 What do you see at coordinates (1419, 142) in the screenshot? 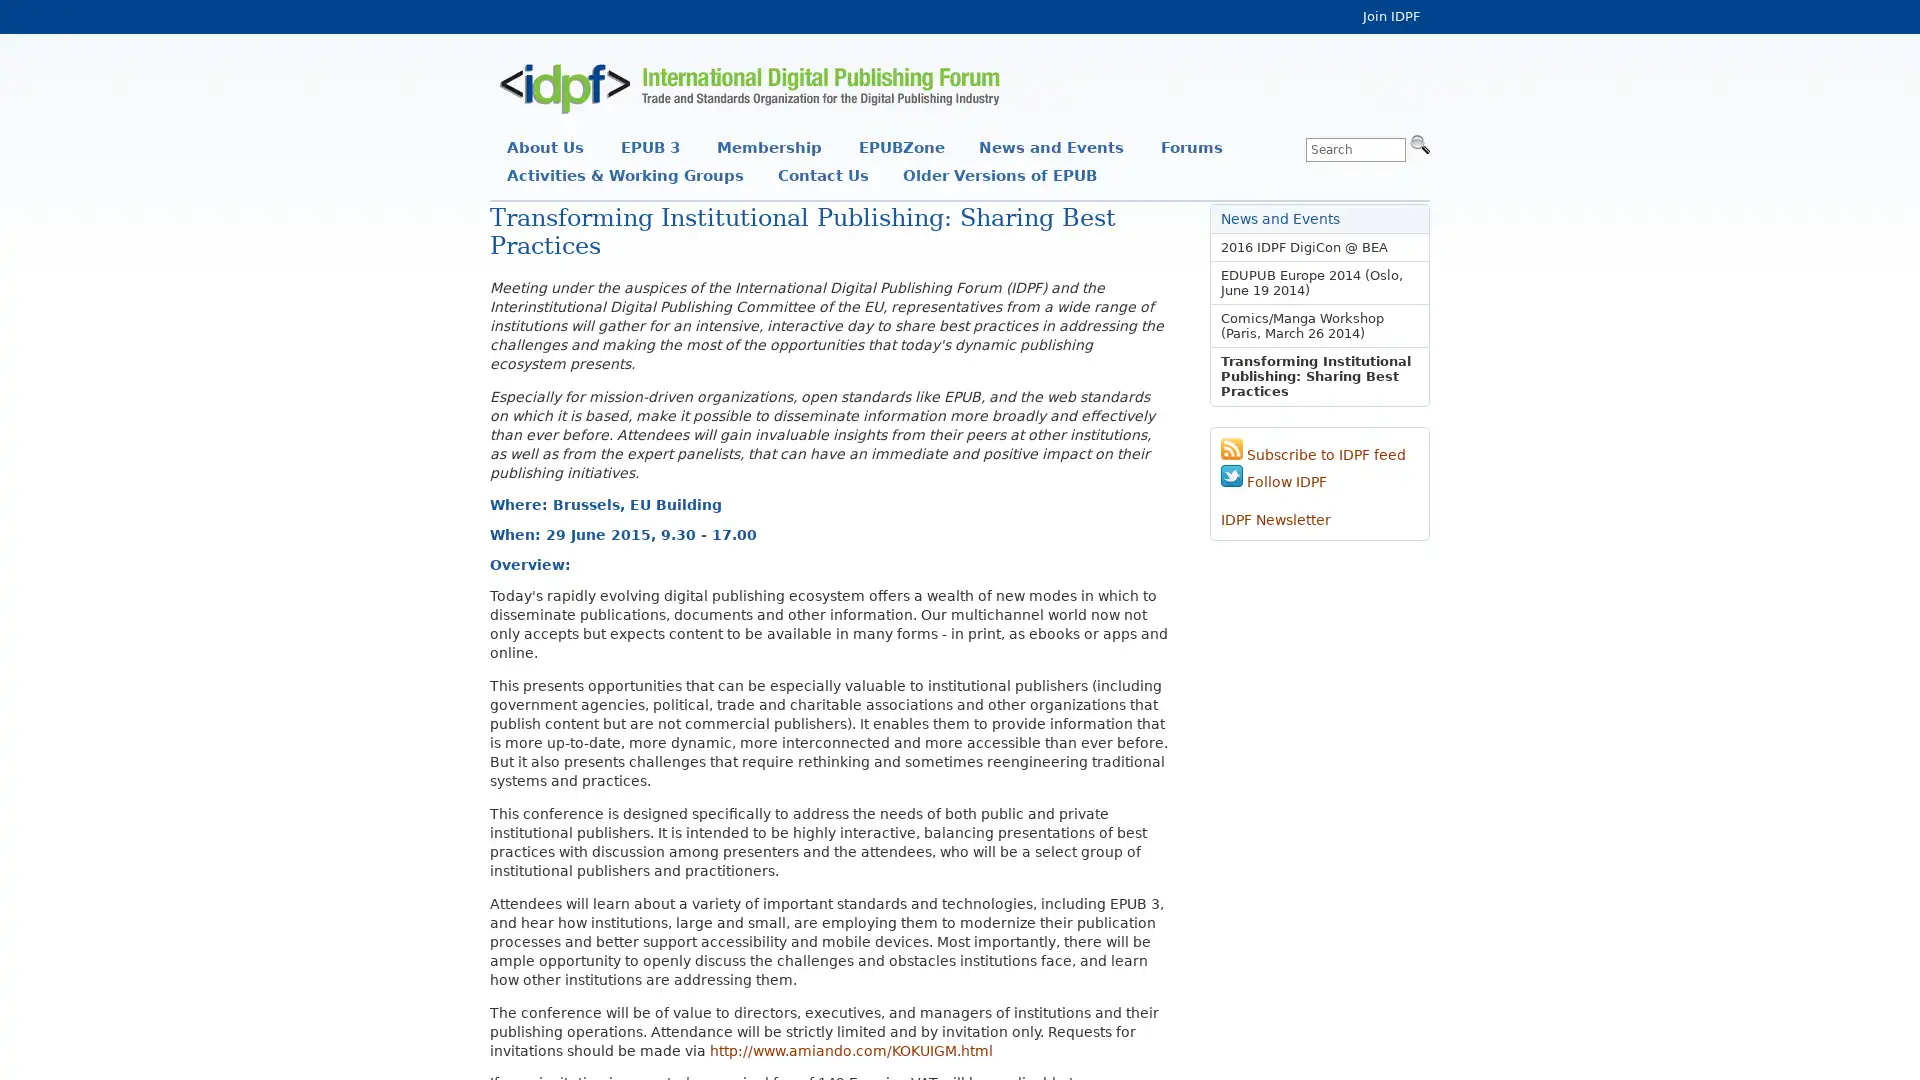
I see `Go` at bounding box center [1419, 142].